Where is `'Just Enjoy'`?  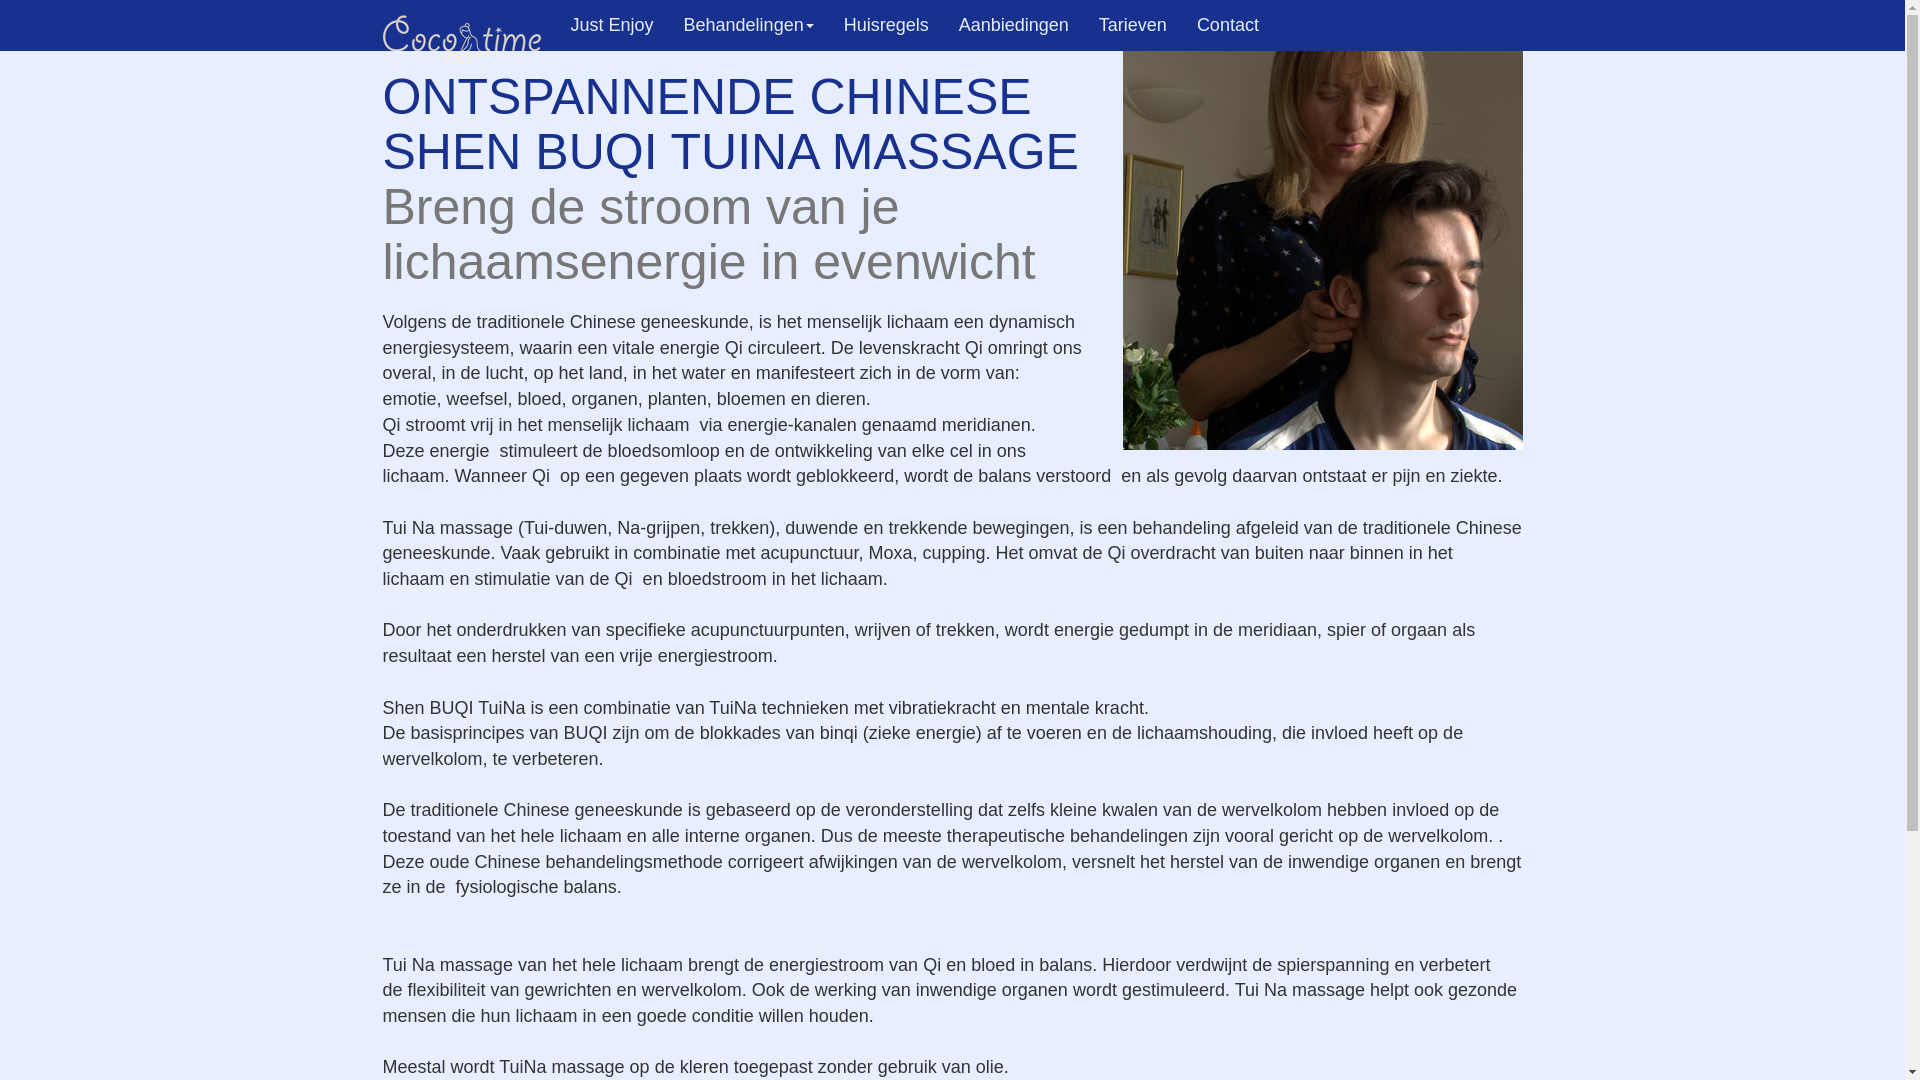
'Just Enjoy' is located at coordinates (611, 24).